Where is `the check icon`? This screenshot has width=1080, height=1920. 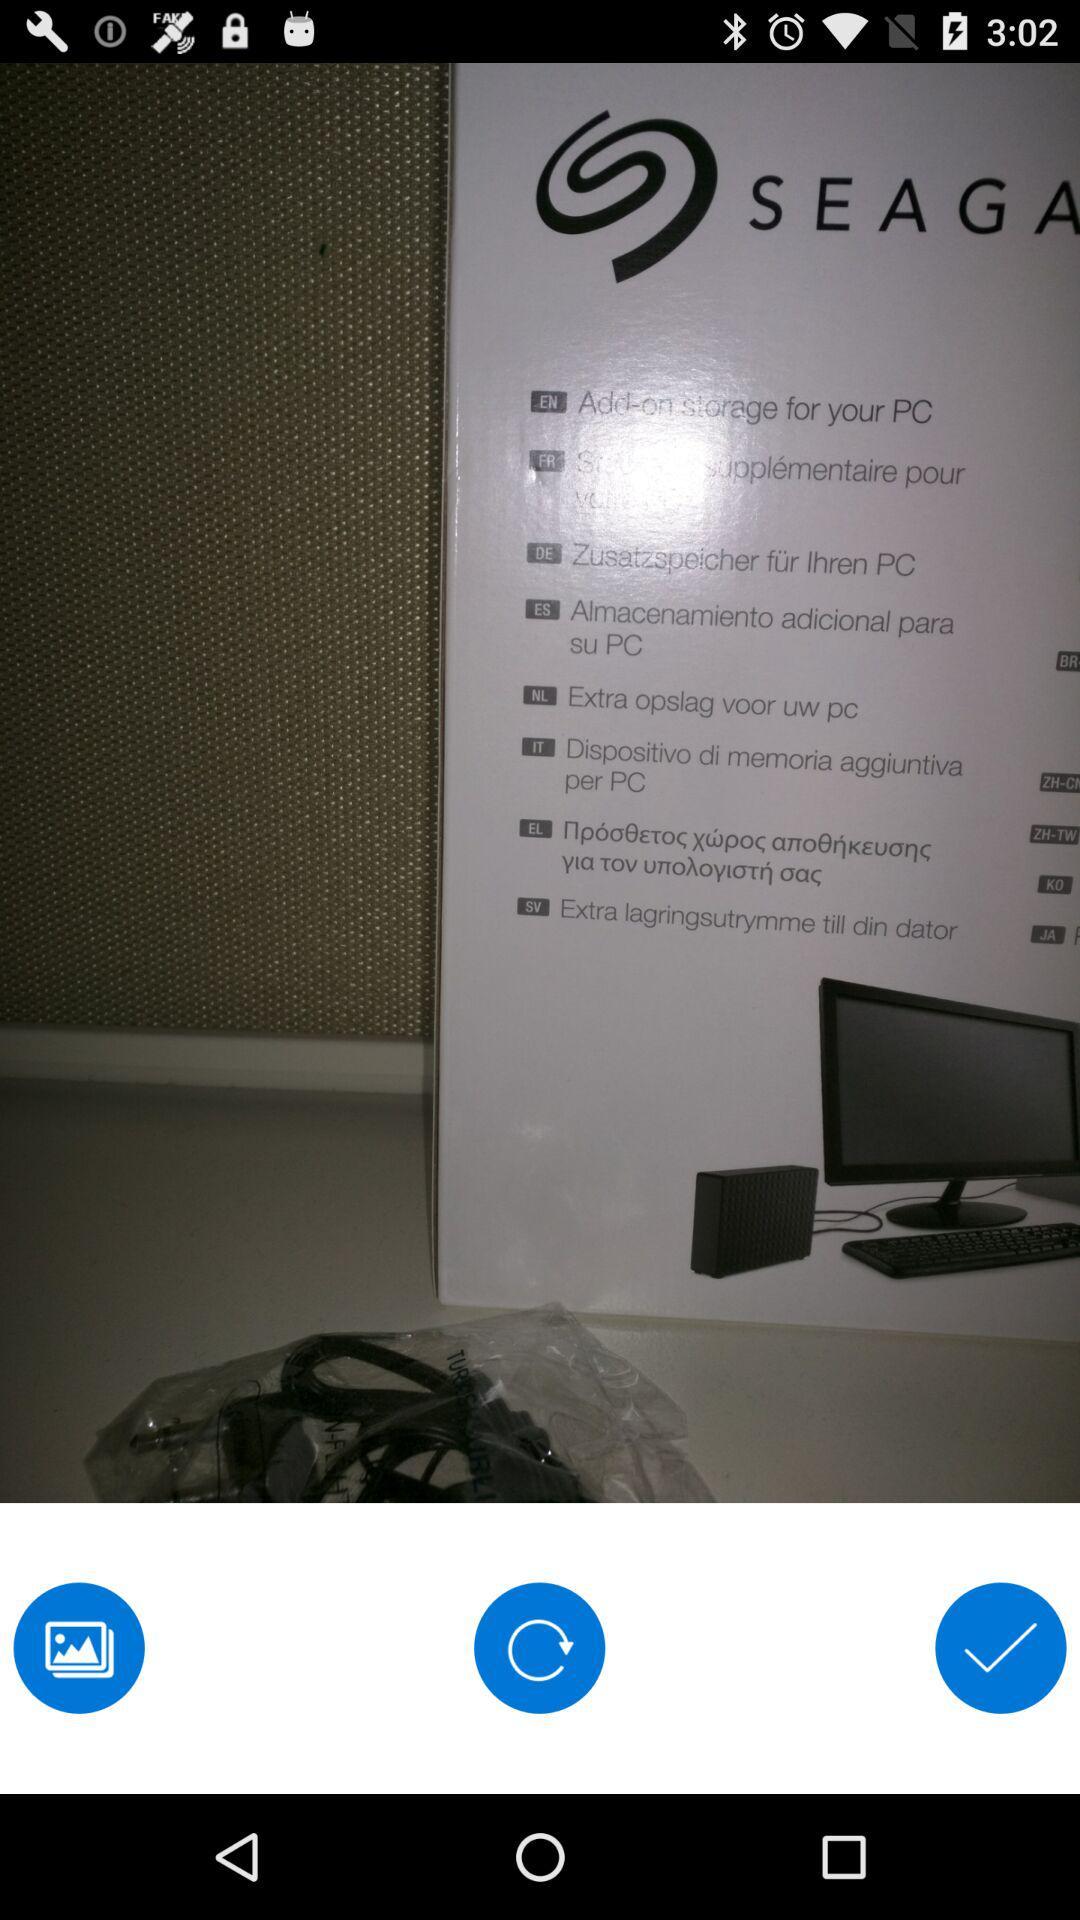 the check icon is located at coordinates (1000, 1763).